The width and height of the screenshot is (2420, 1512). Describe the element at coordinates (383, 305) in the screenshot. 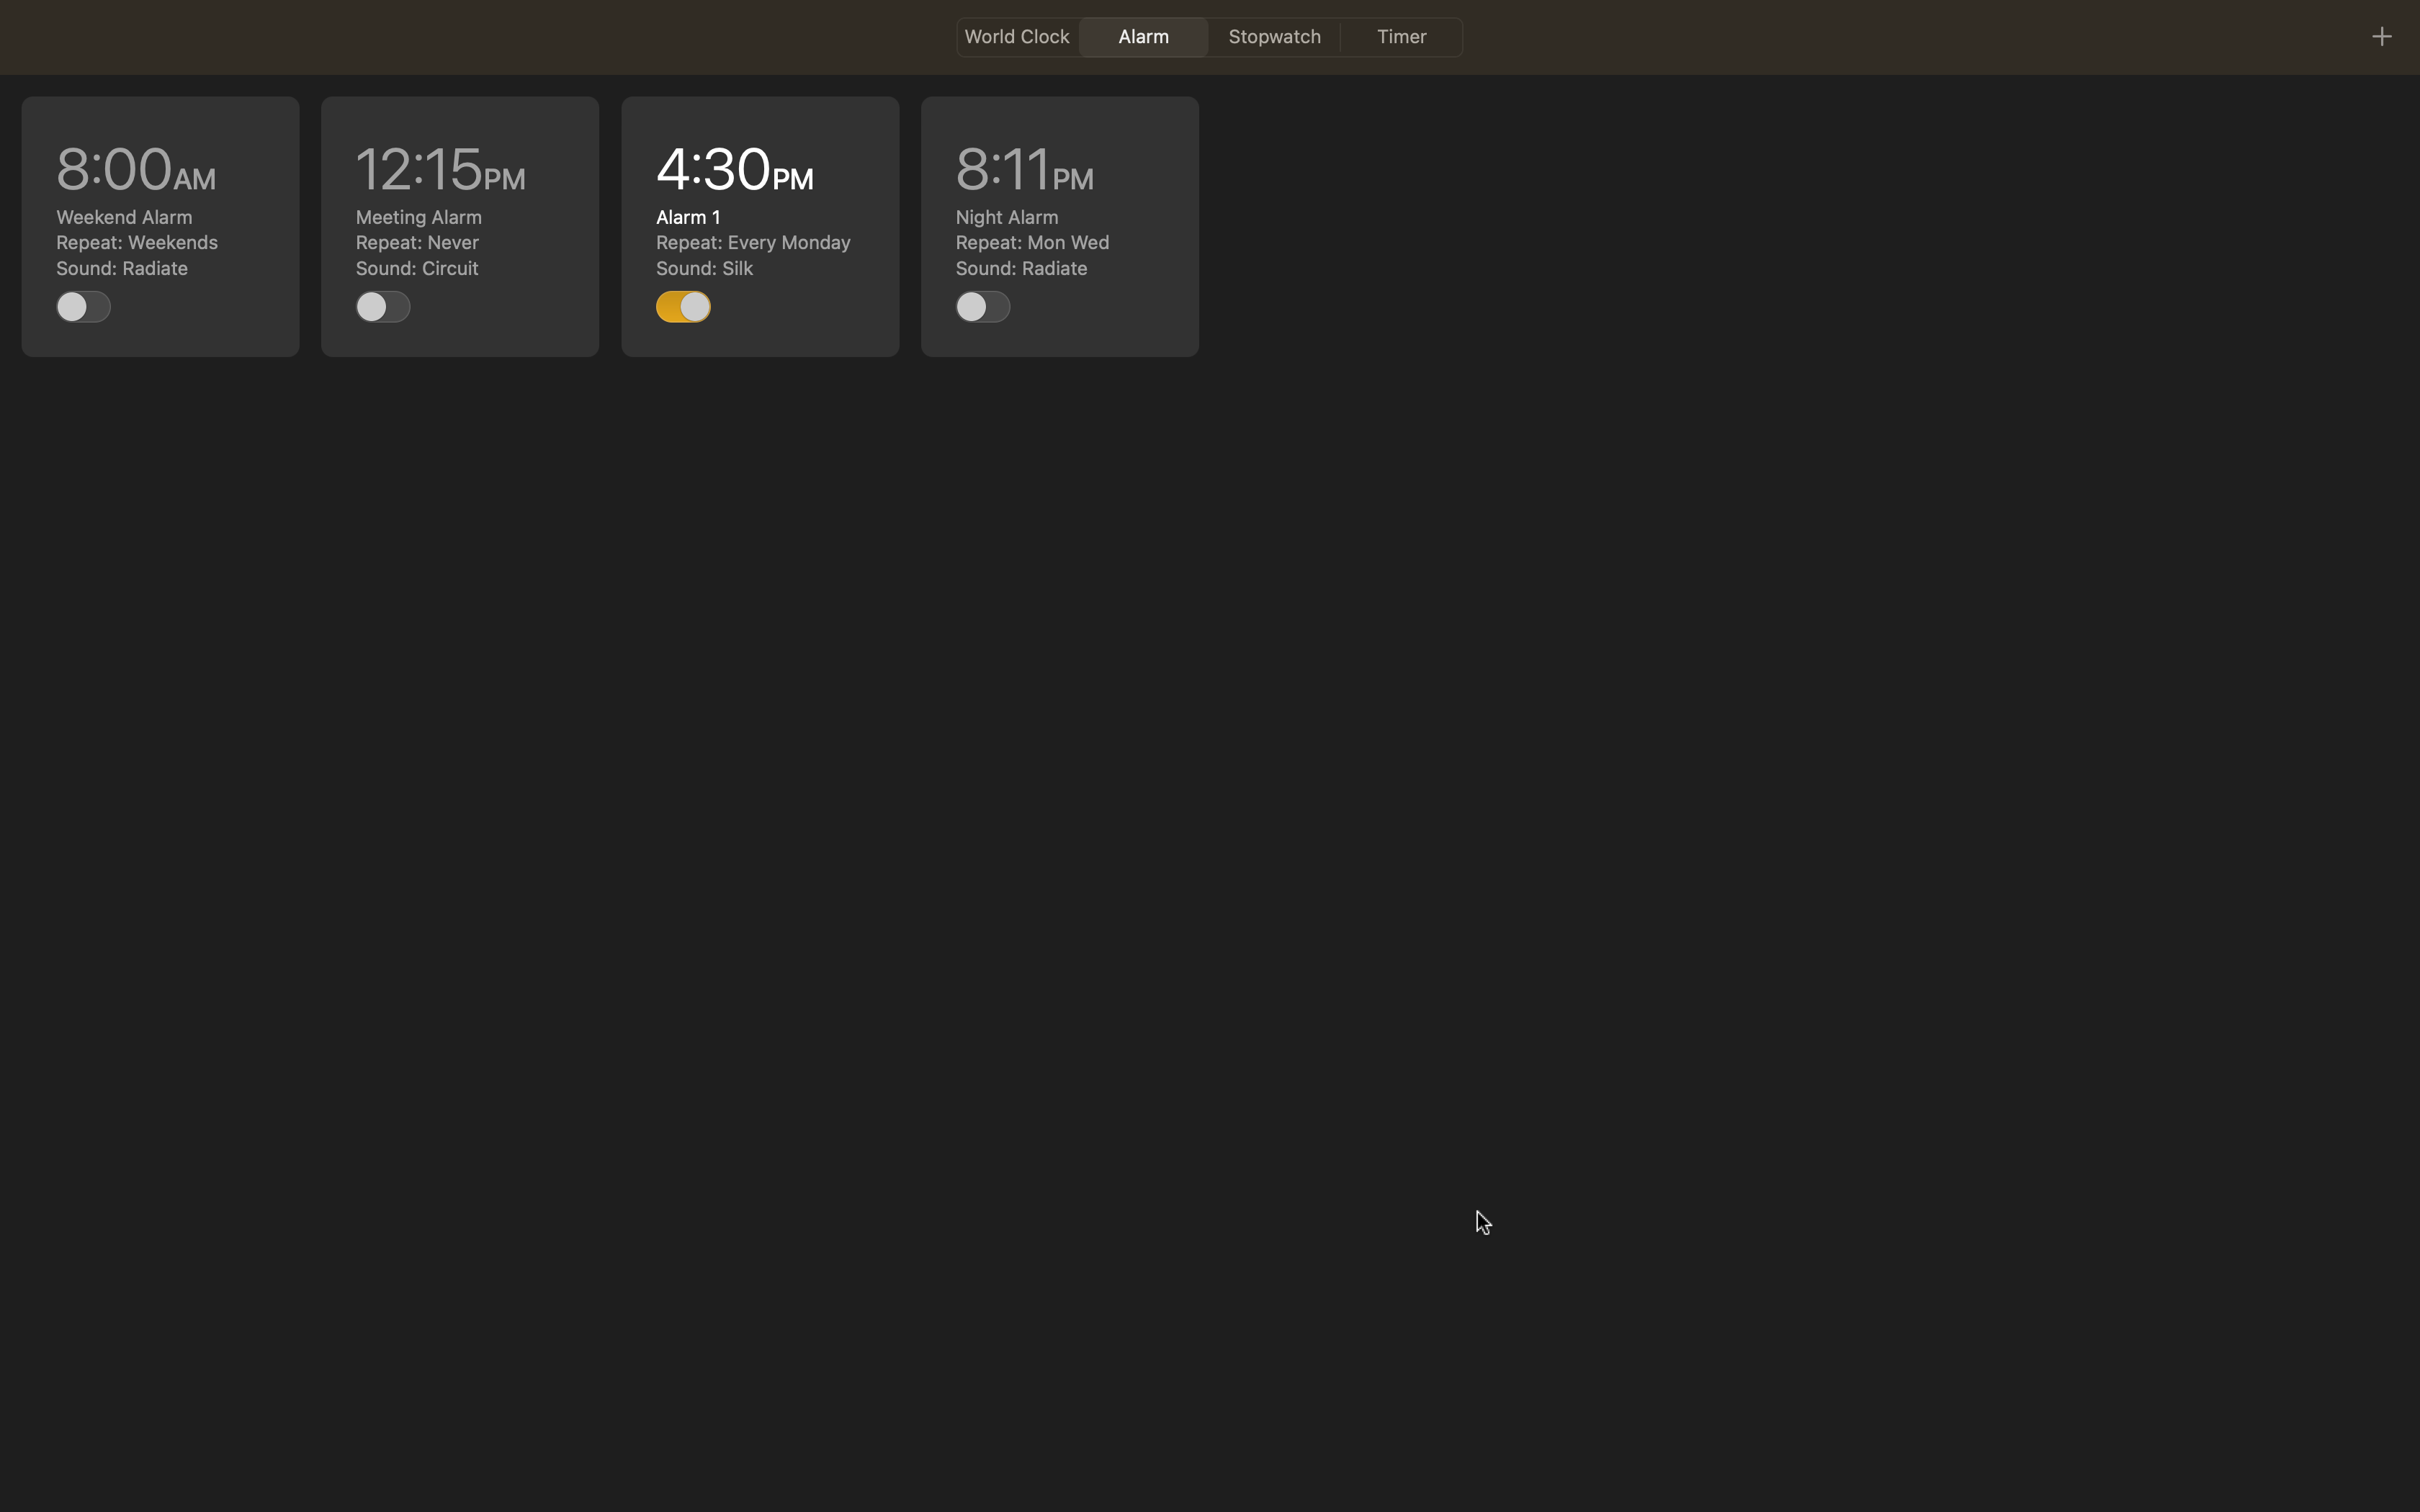

I see `Turn on the task set at noon` at that location.